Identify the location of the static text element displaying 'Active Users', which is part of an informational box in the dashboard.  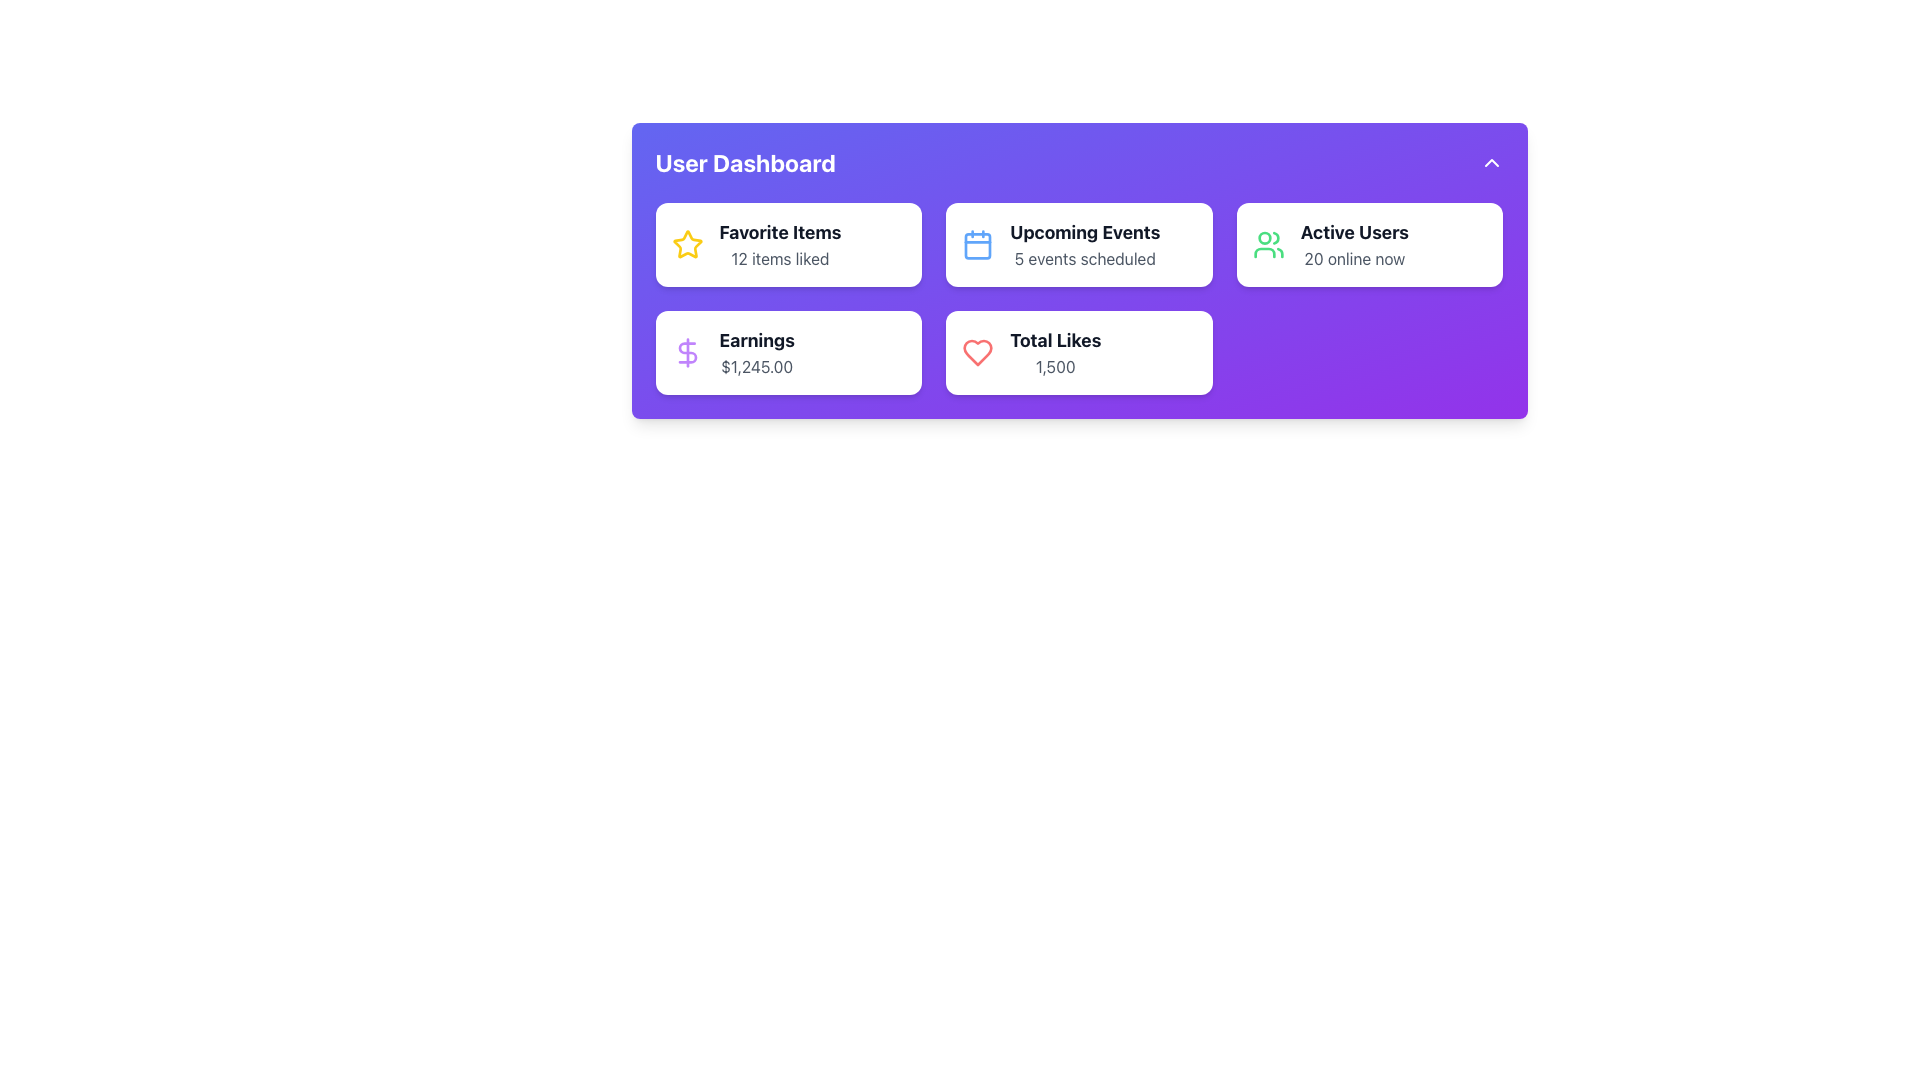
(1354, 231).